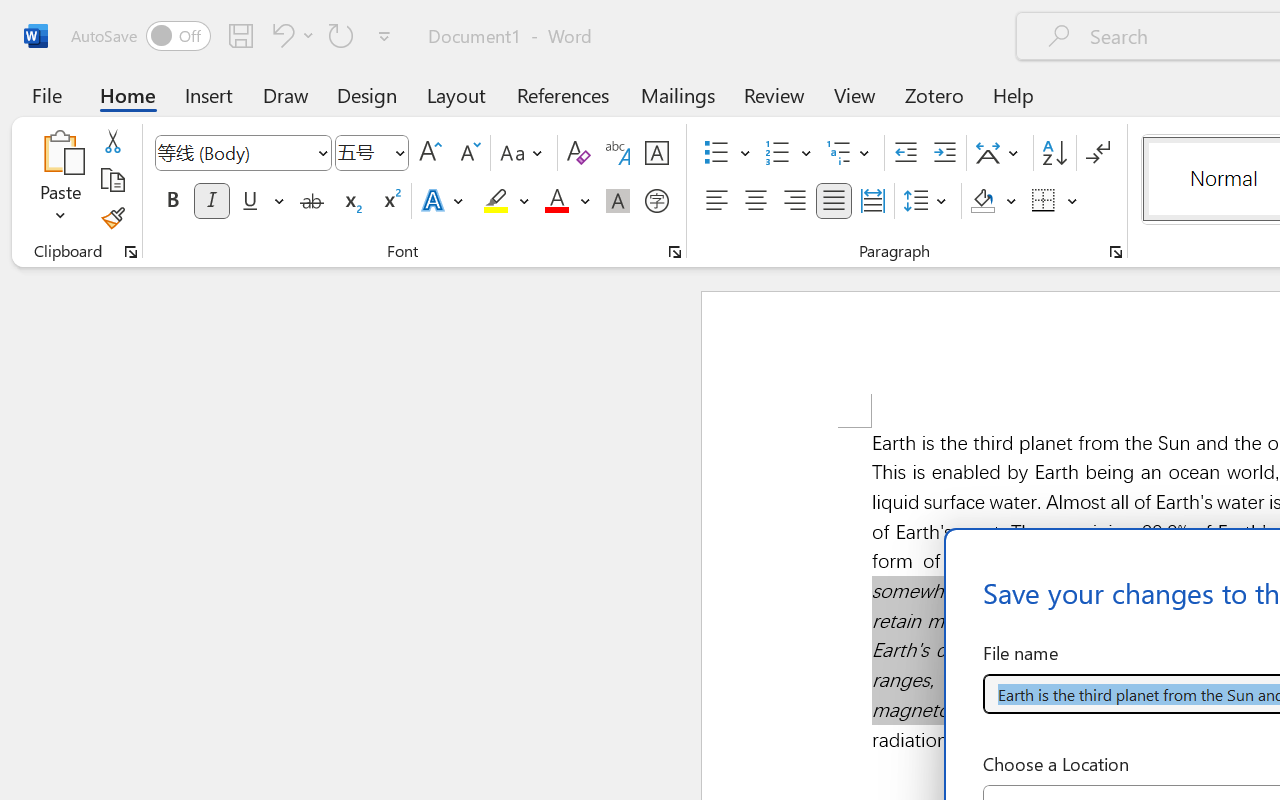  I want to click on 'Asian Layout', so click(1000, 153).